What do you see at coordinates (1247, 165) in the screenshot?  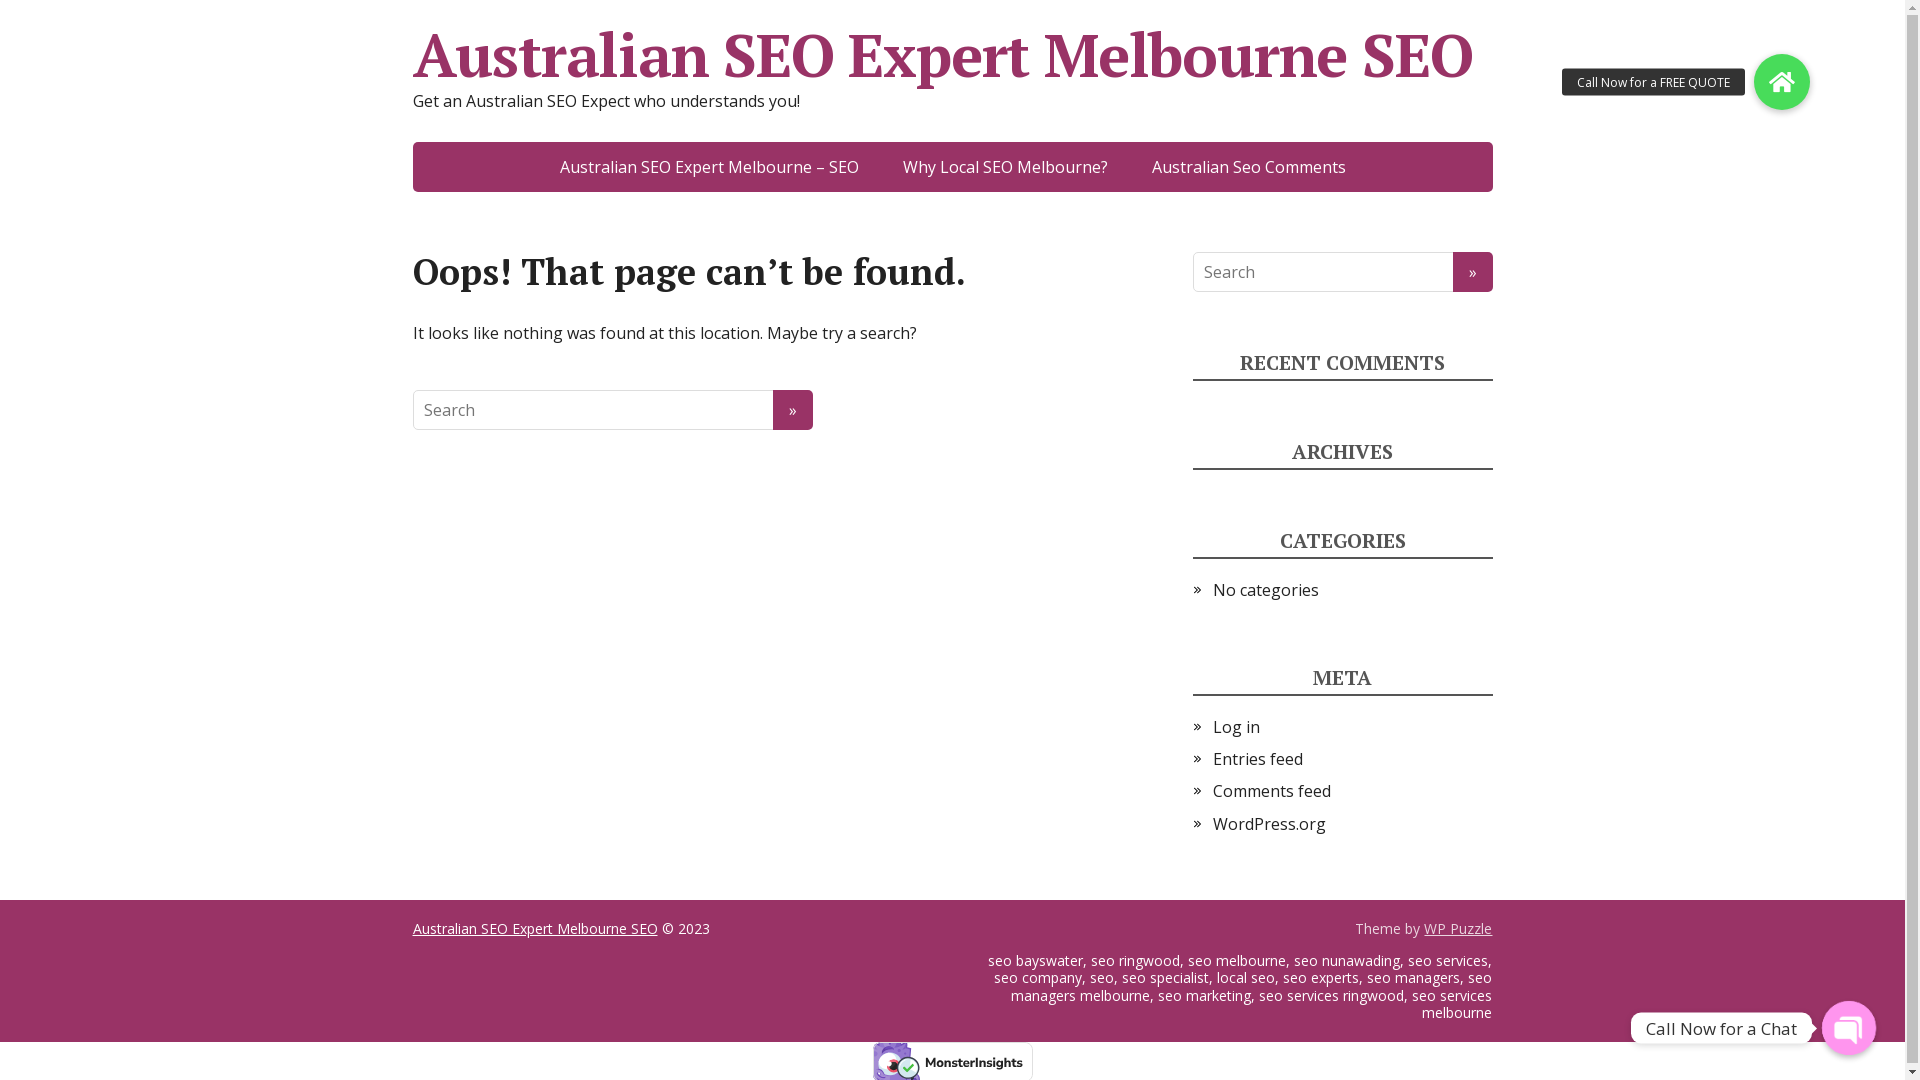 I see `'Australian Seo Comments'` at bounding box center [1247, 165].